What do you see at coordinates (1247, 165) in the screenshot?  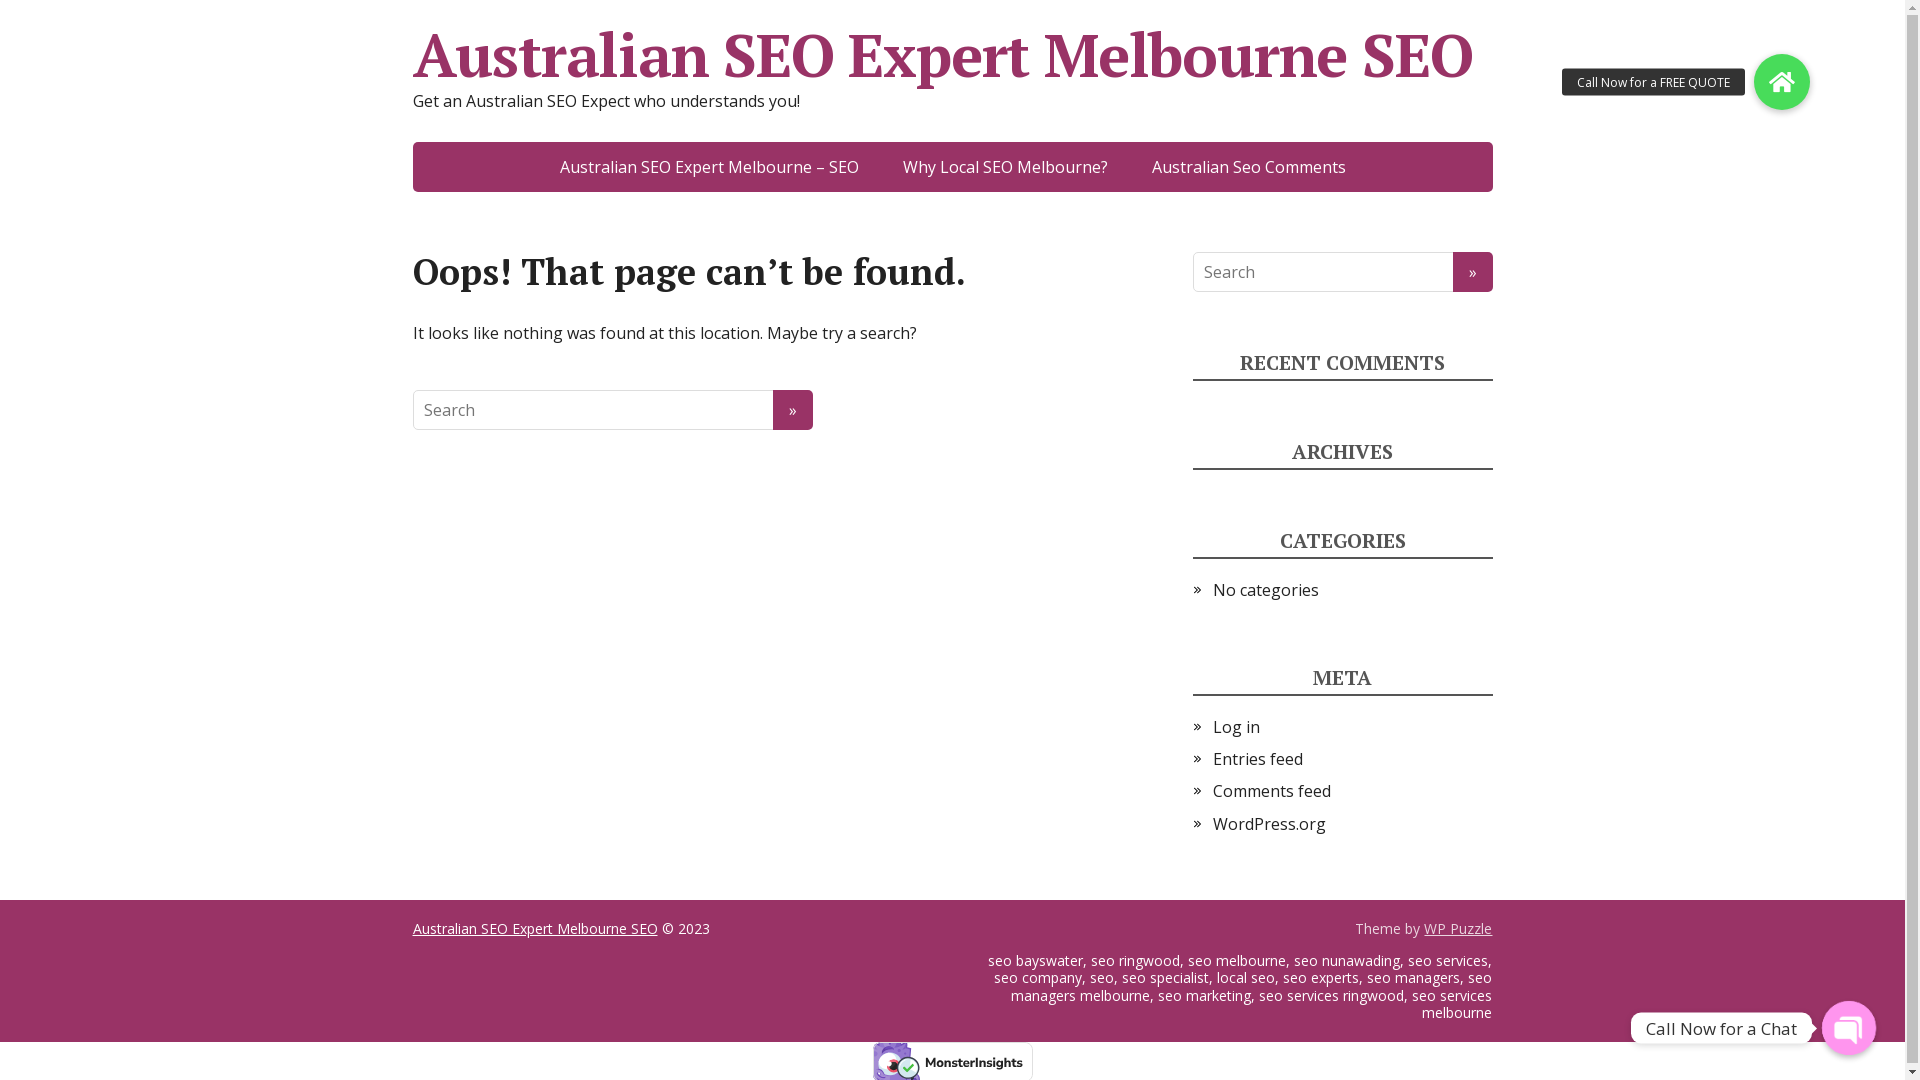 I see `'Australian Seo Comments'` at bounding box center [1247, 165].